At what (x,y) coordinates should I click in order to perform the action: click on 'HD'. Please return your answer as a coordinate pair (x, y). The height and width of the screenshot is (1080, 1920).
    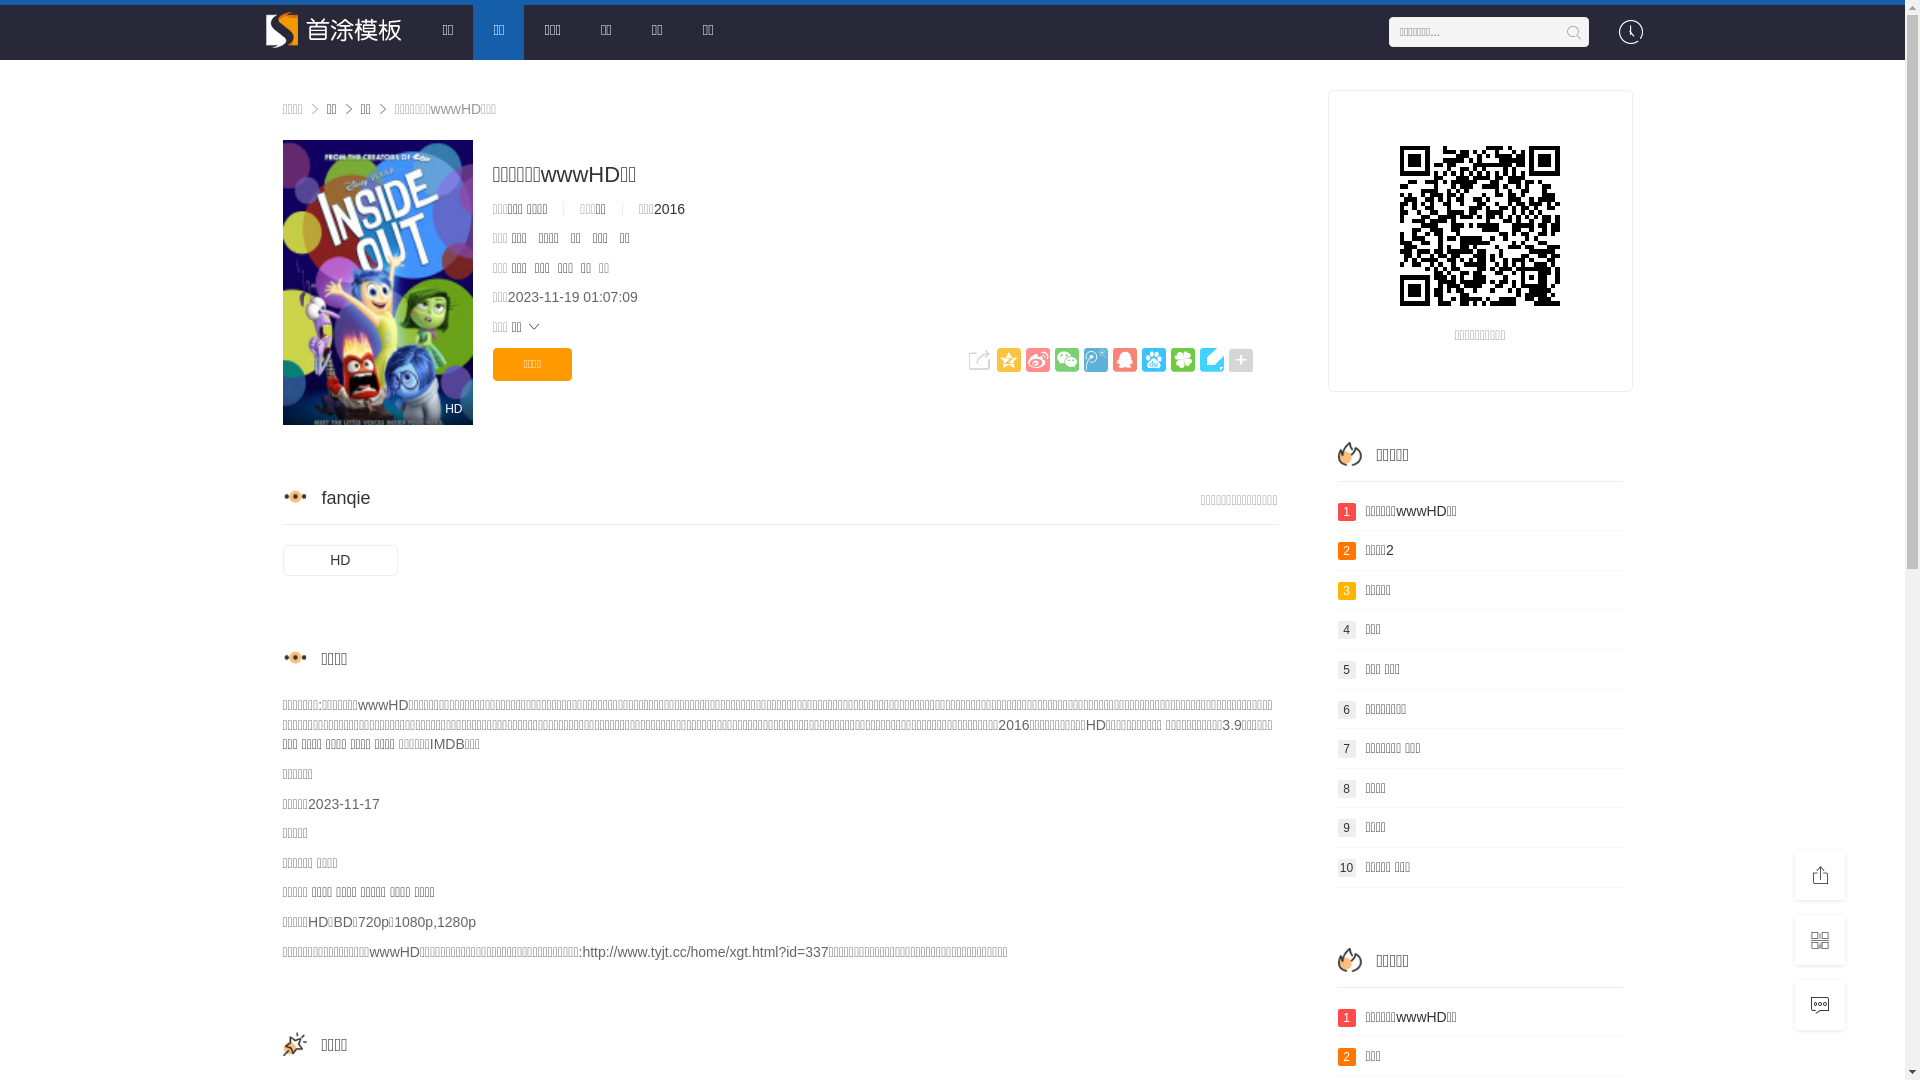
    Looking at the image, I should click on (340, 560).